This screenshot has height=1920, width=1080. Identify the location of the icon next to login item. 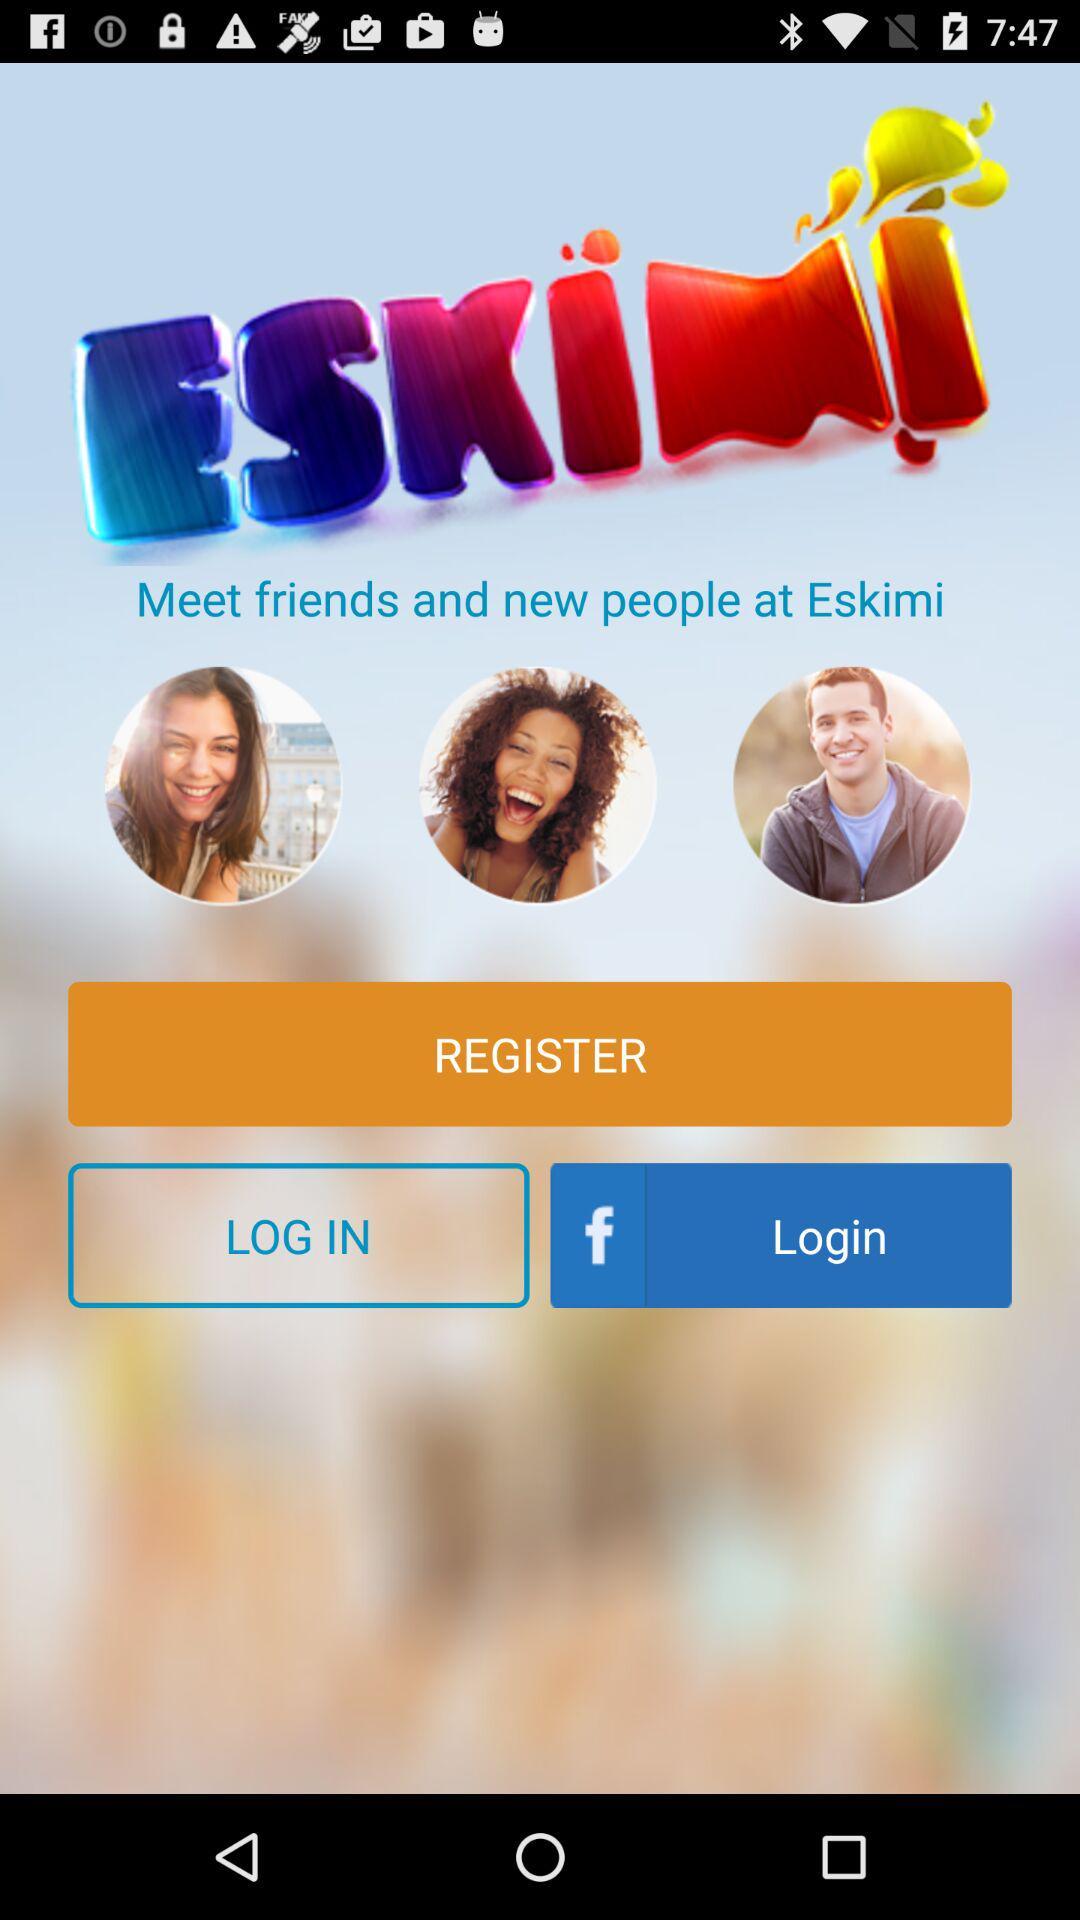
(298, 1234).